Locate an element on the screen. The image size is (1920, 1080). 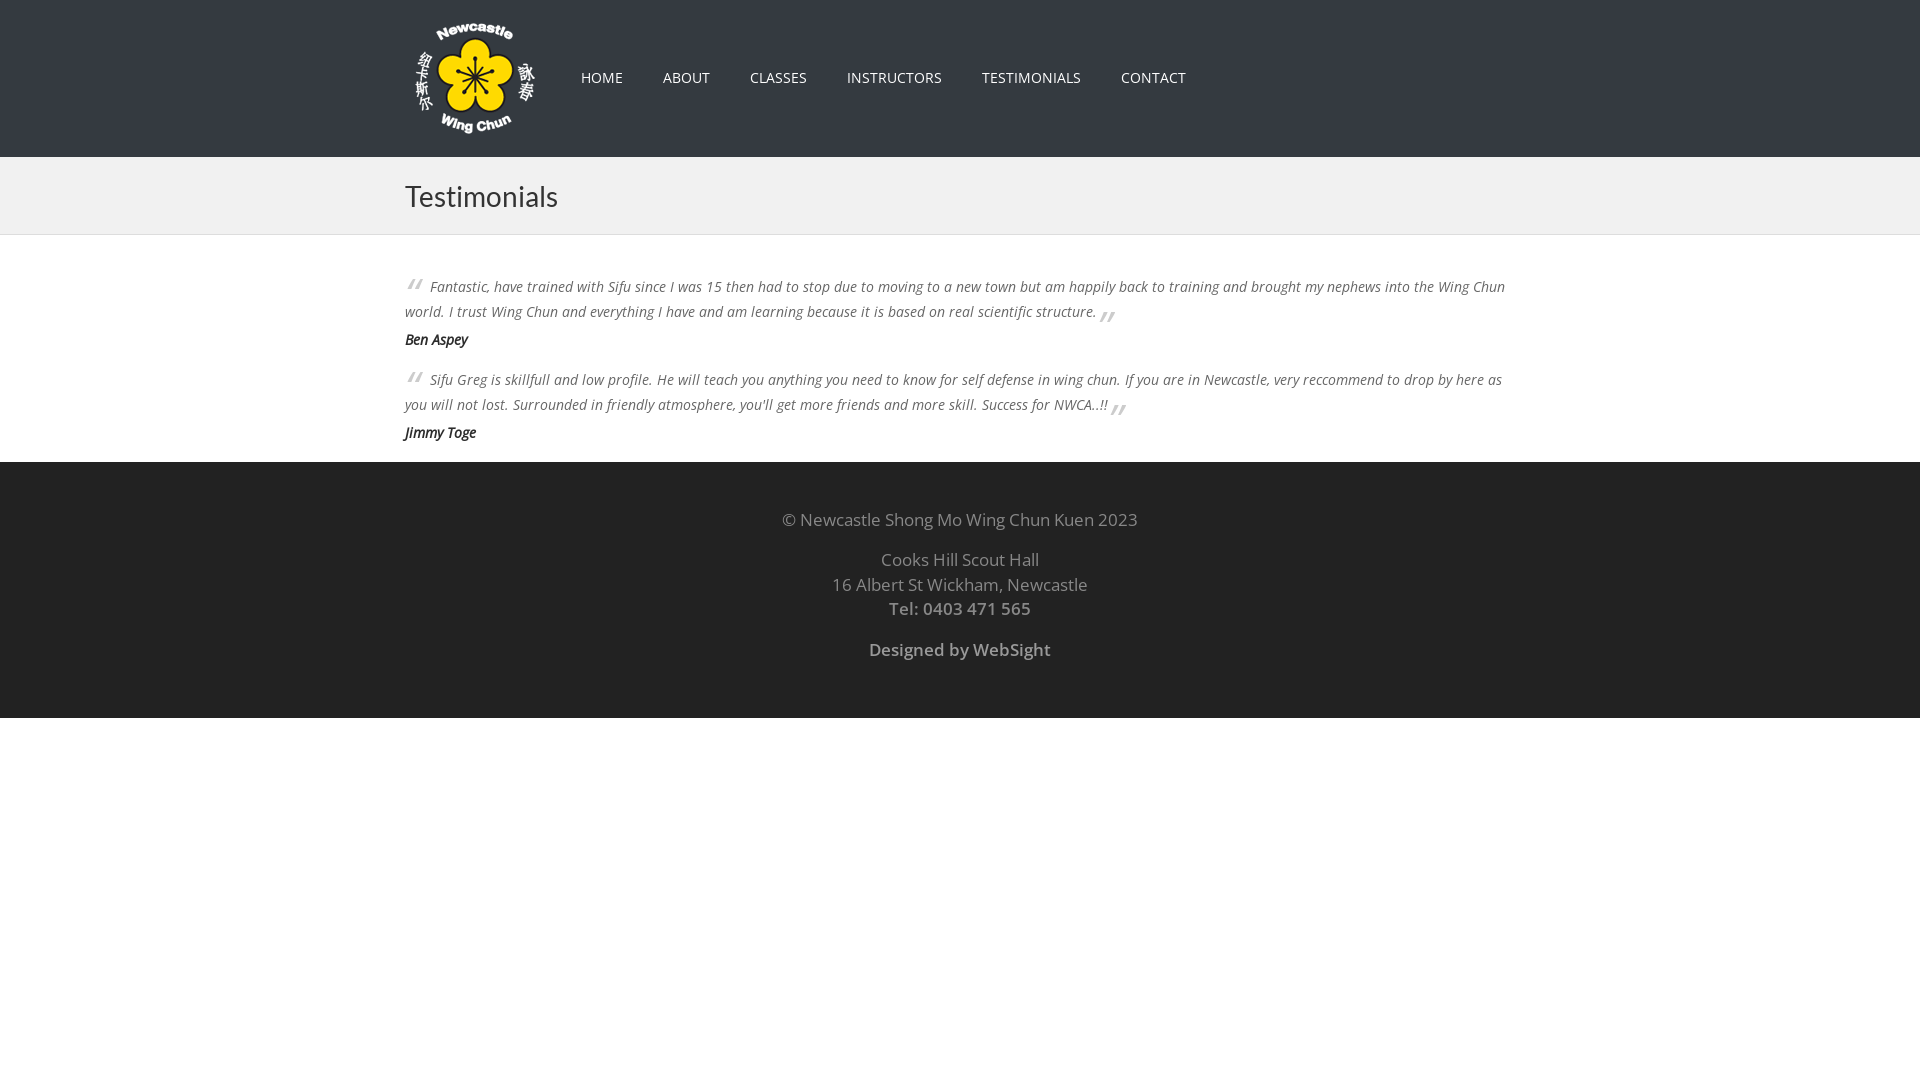
'CONTACT' is located at coordinates (1153, 77).